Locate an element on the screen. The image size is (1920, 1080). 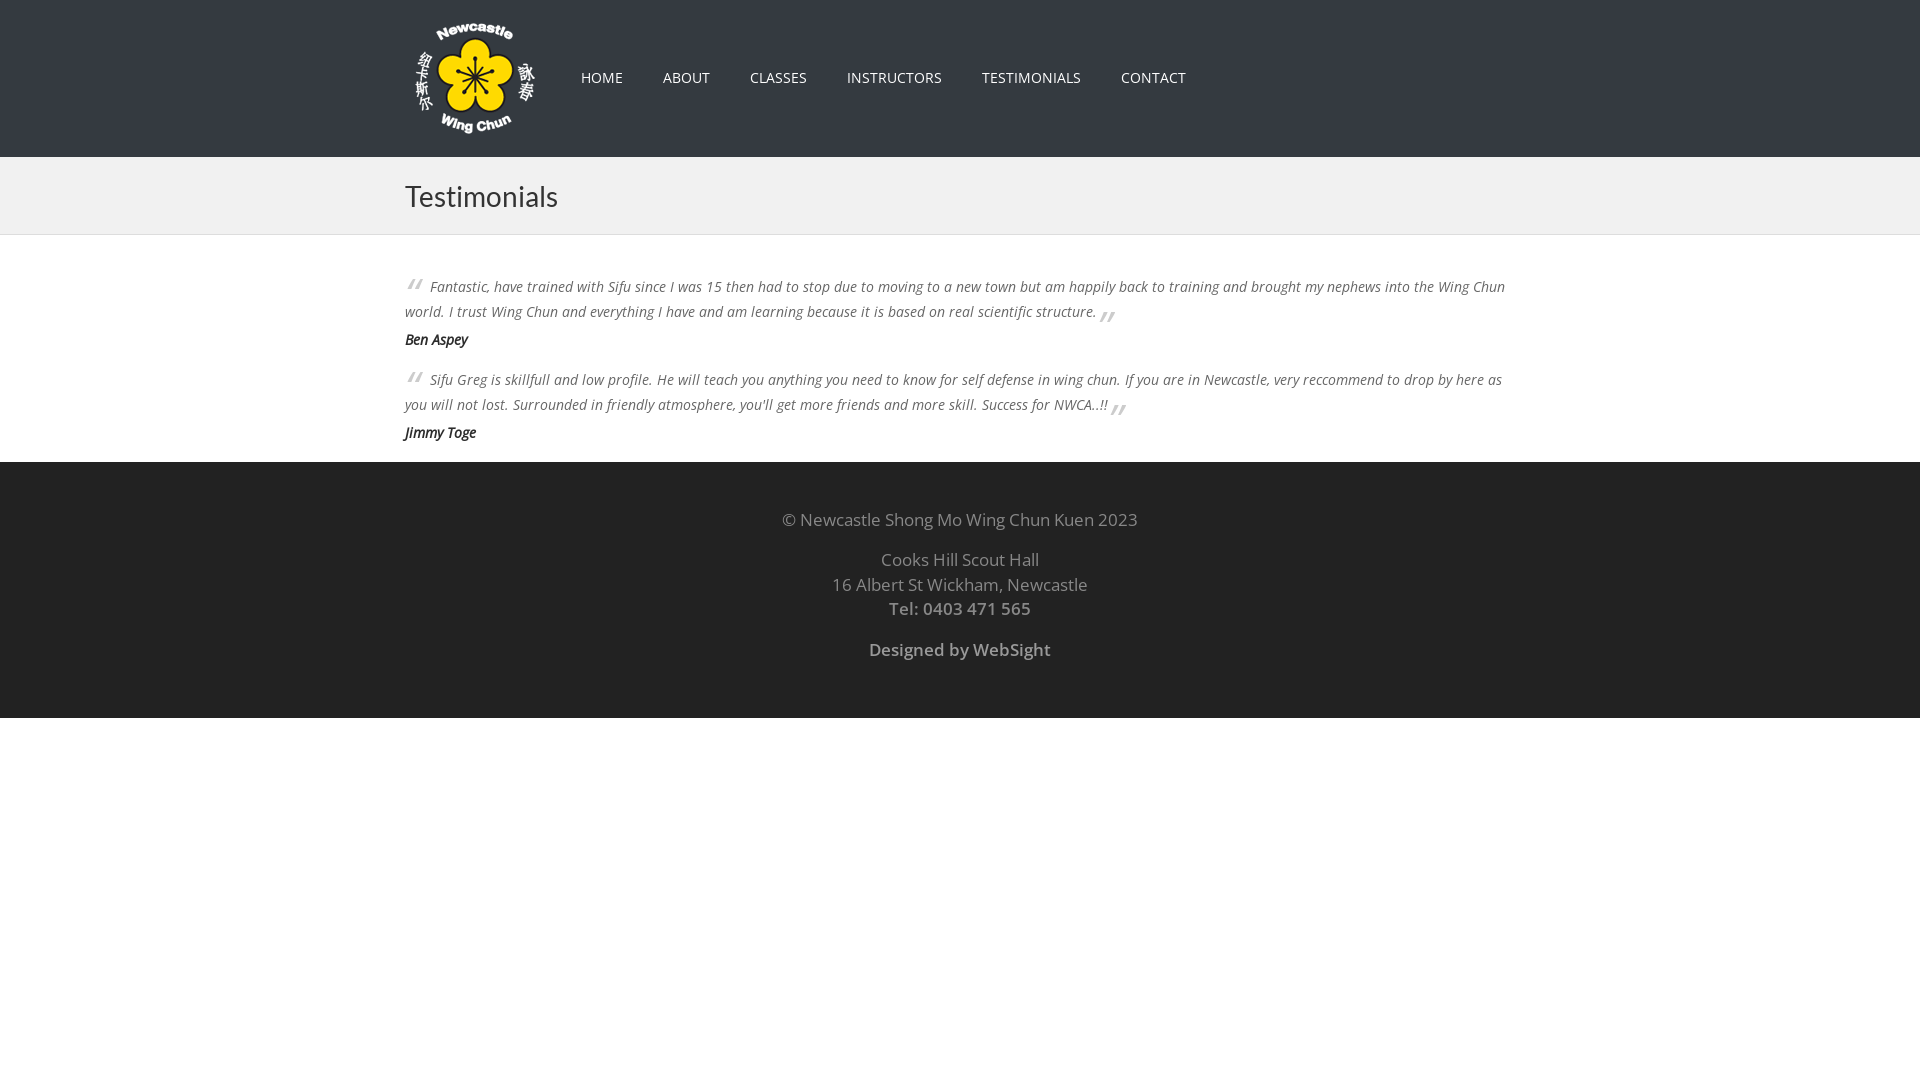
'CONTACT' is located at coordinates (1153, 77).